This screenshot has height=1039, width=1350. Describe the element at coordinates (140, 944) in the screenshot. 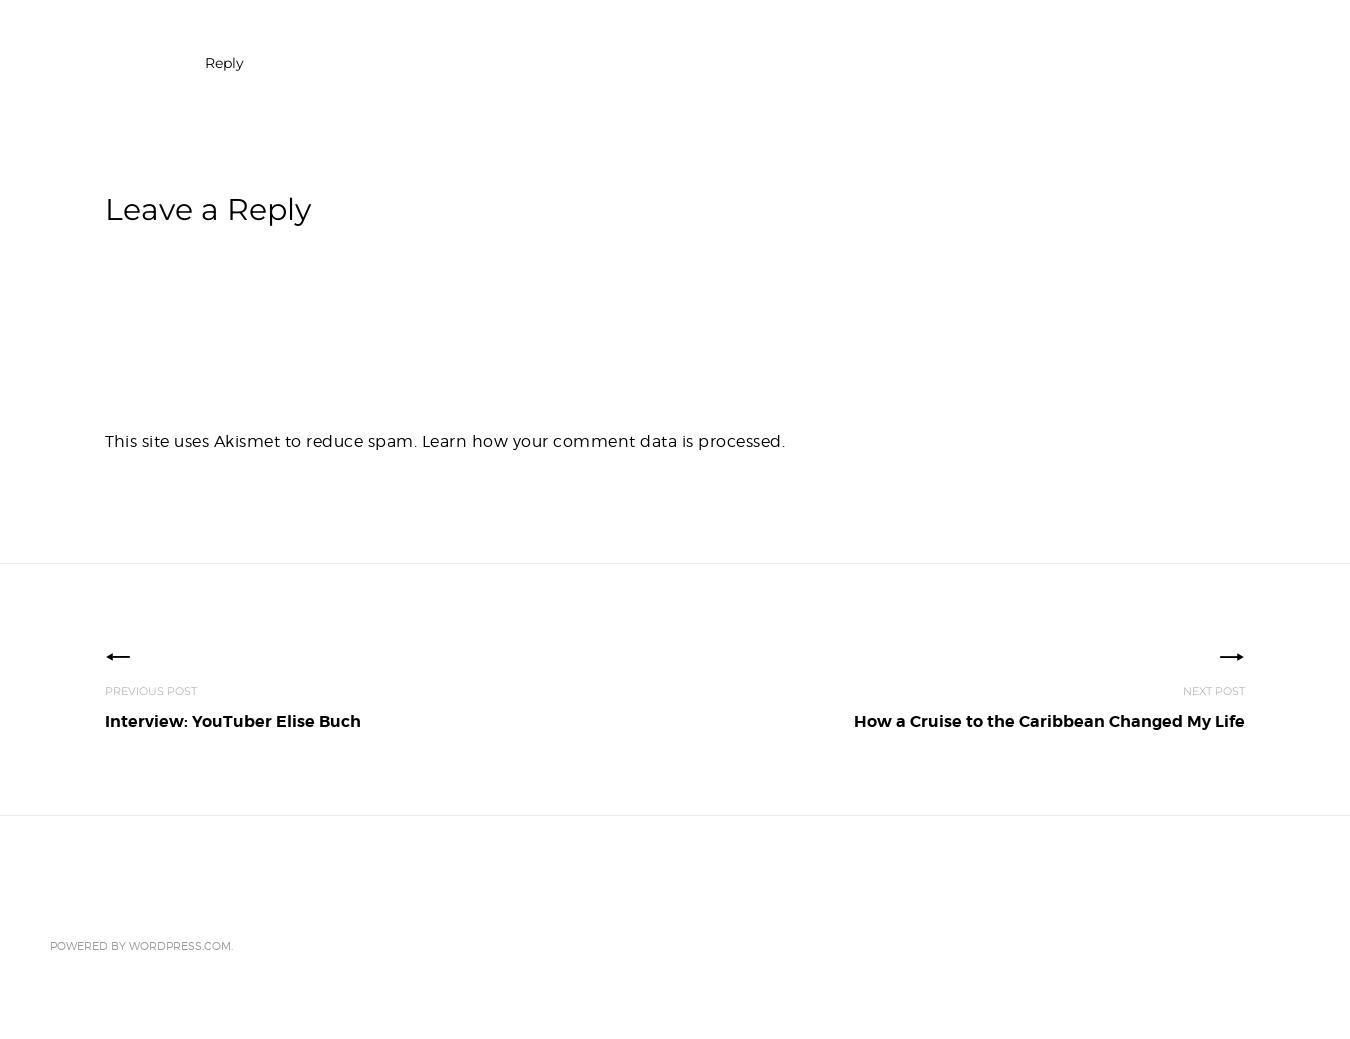

I see `'Powered by WordPress.com'` at that location.